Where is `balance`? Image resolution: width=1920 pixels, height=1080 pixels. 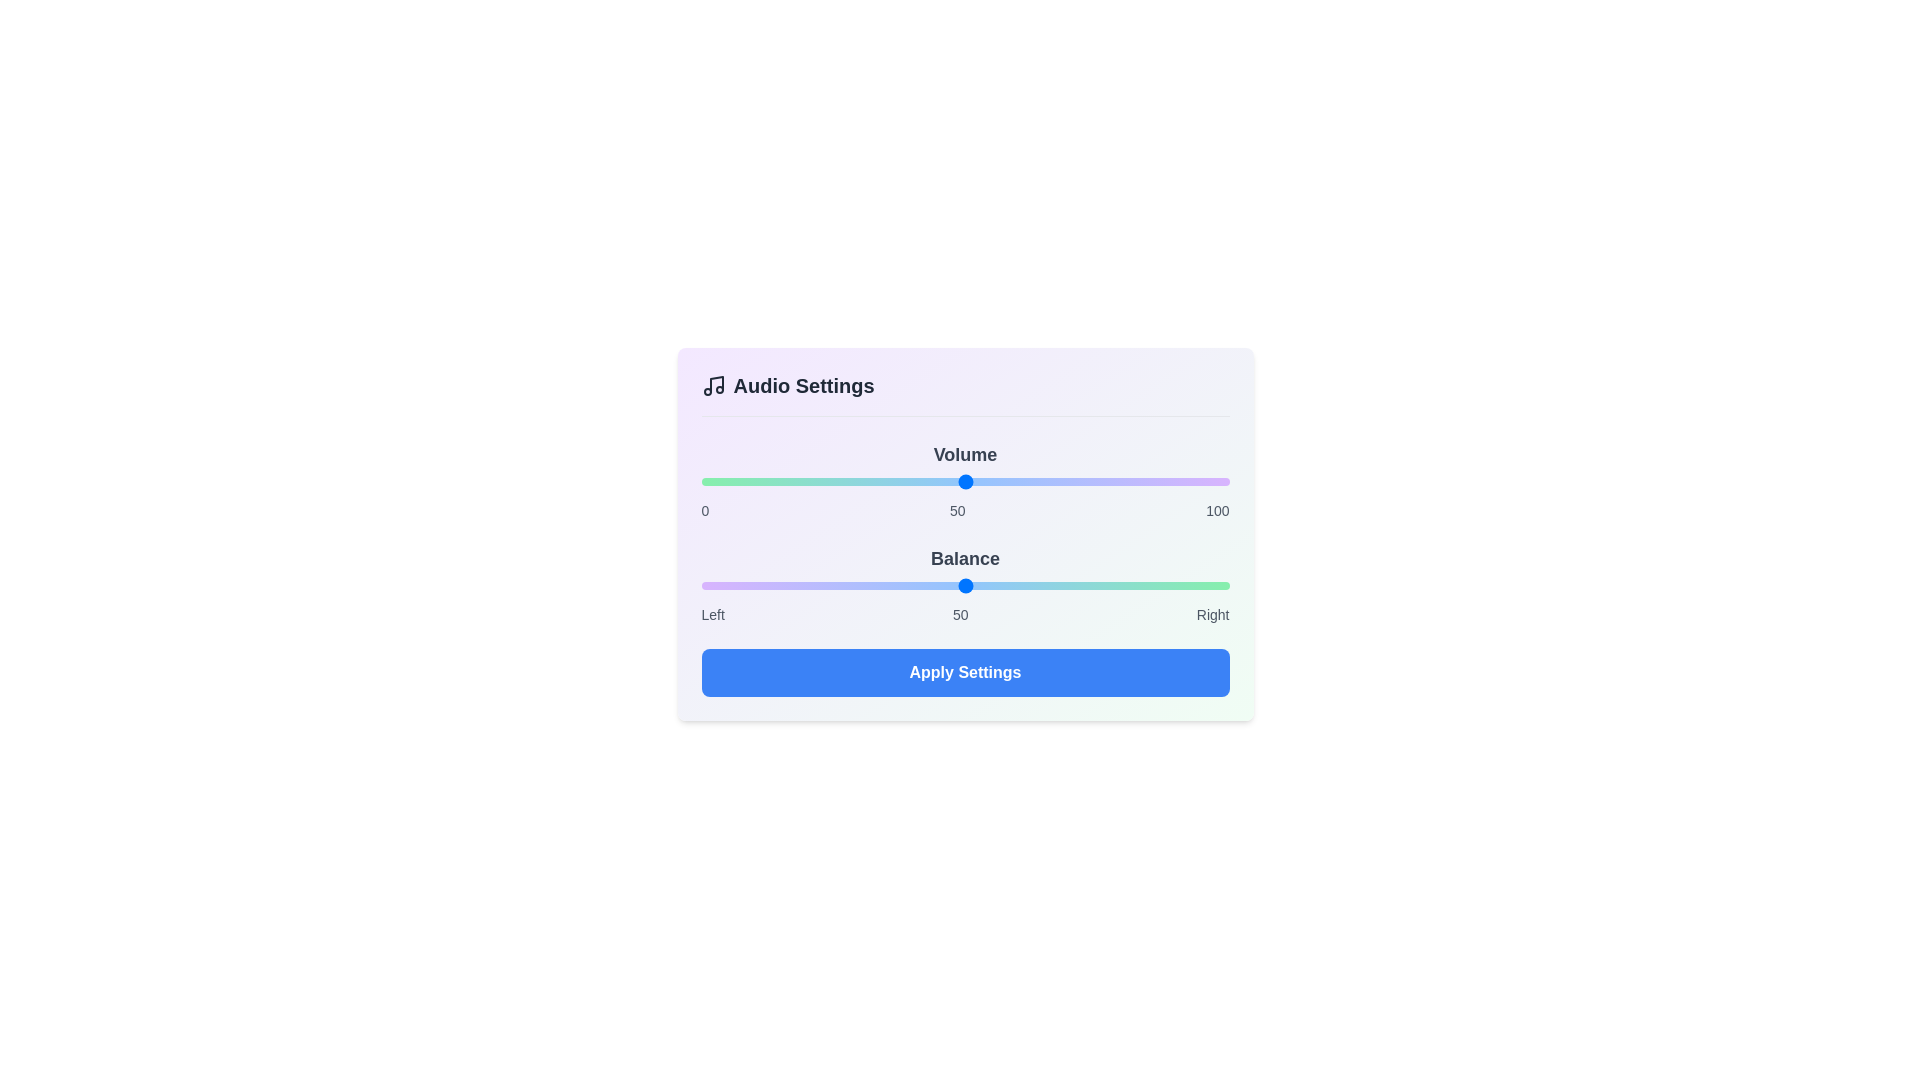 balance is located at coordinates (726, 585).